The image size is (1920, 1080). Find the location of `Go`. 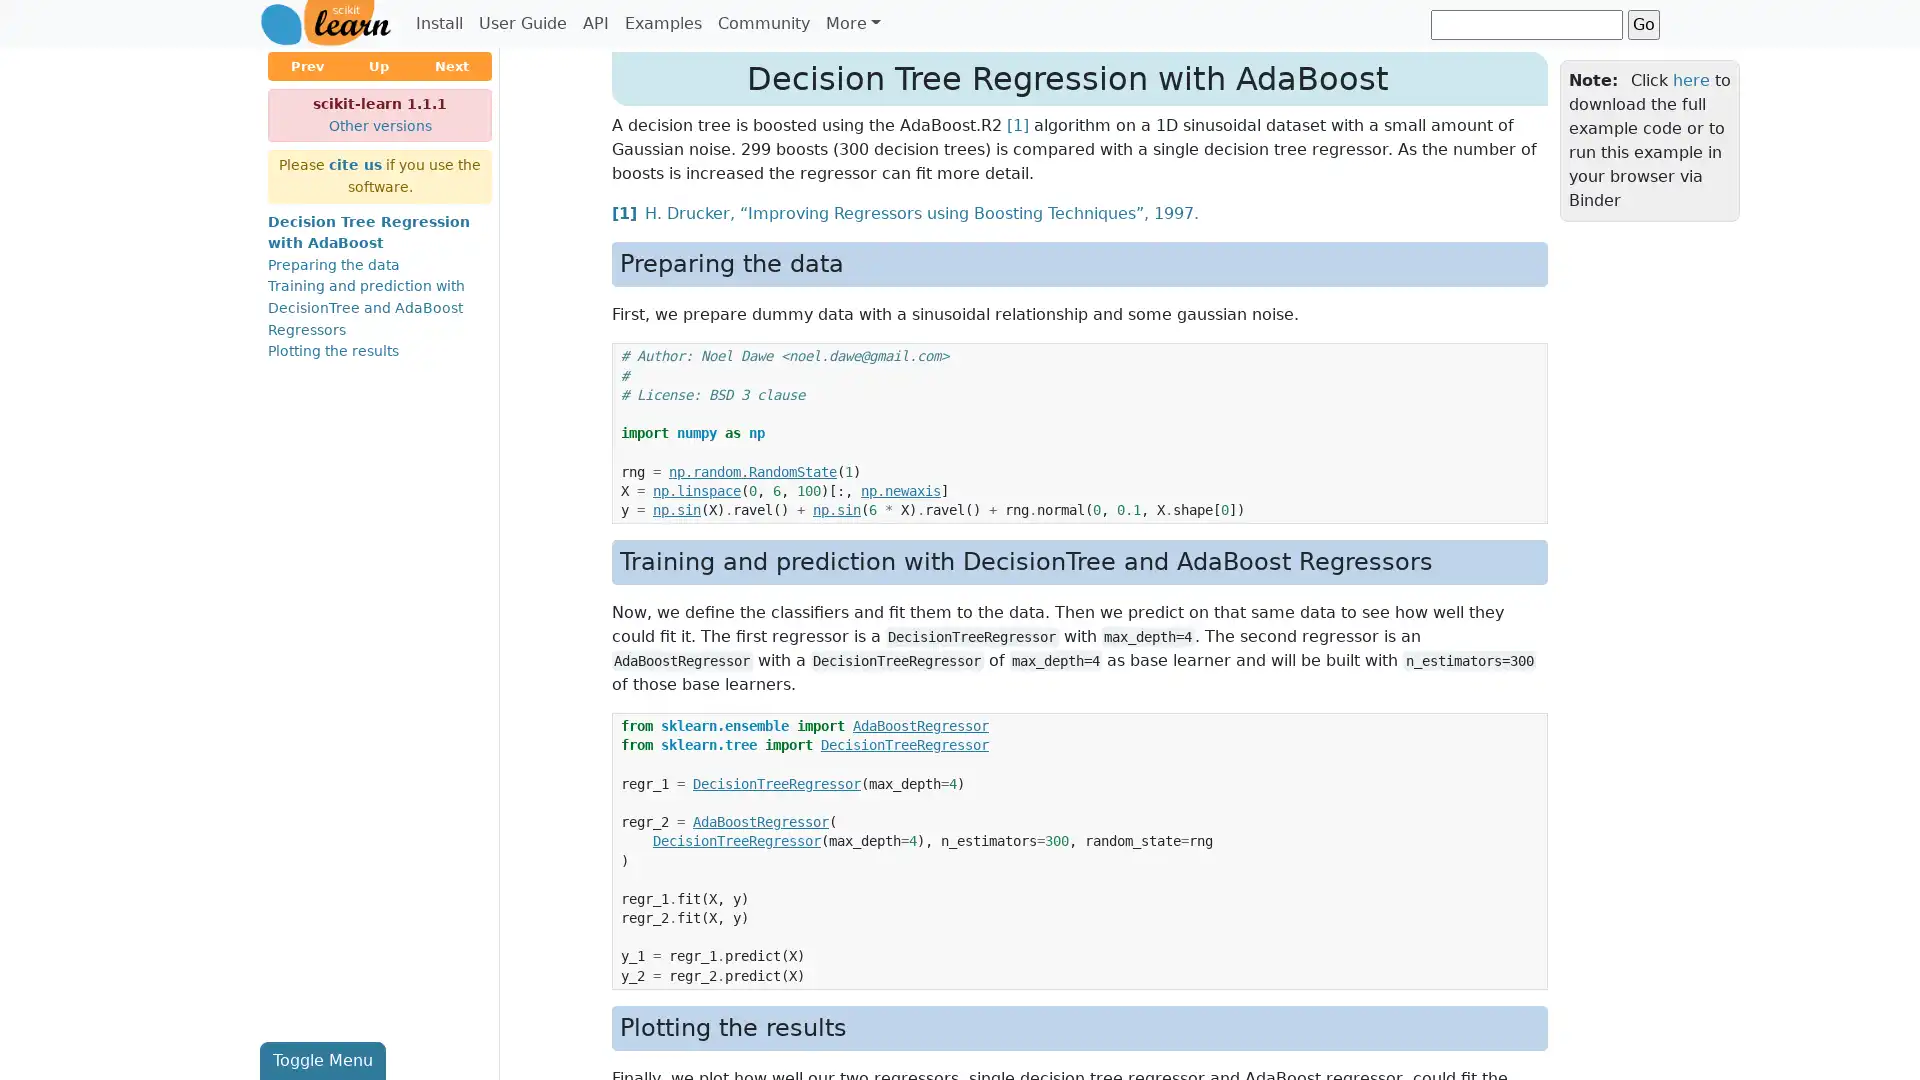

Go is located at coordinates (1643, 23).